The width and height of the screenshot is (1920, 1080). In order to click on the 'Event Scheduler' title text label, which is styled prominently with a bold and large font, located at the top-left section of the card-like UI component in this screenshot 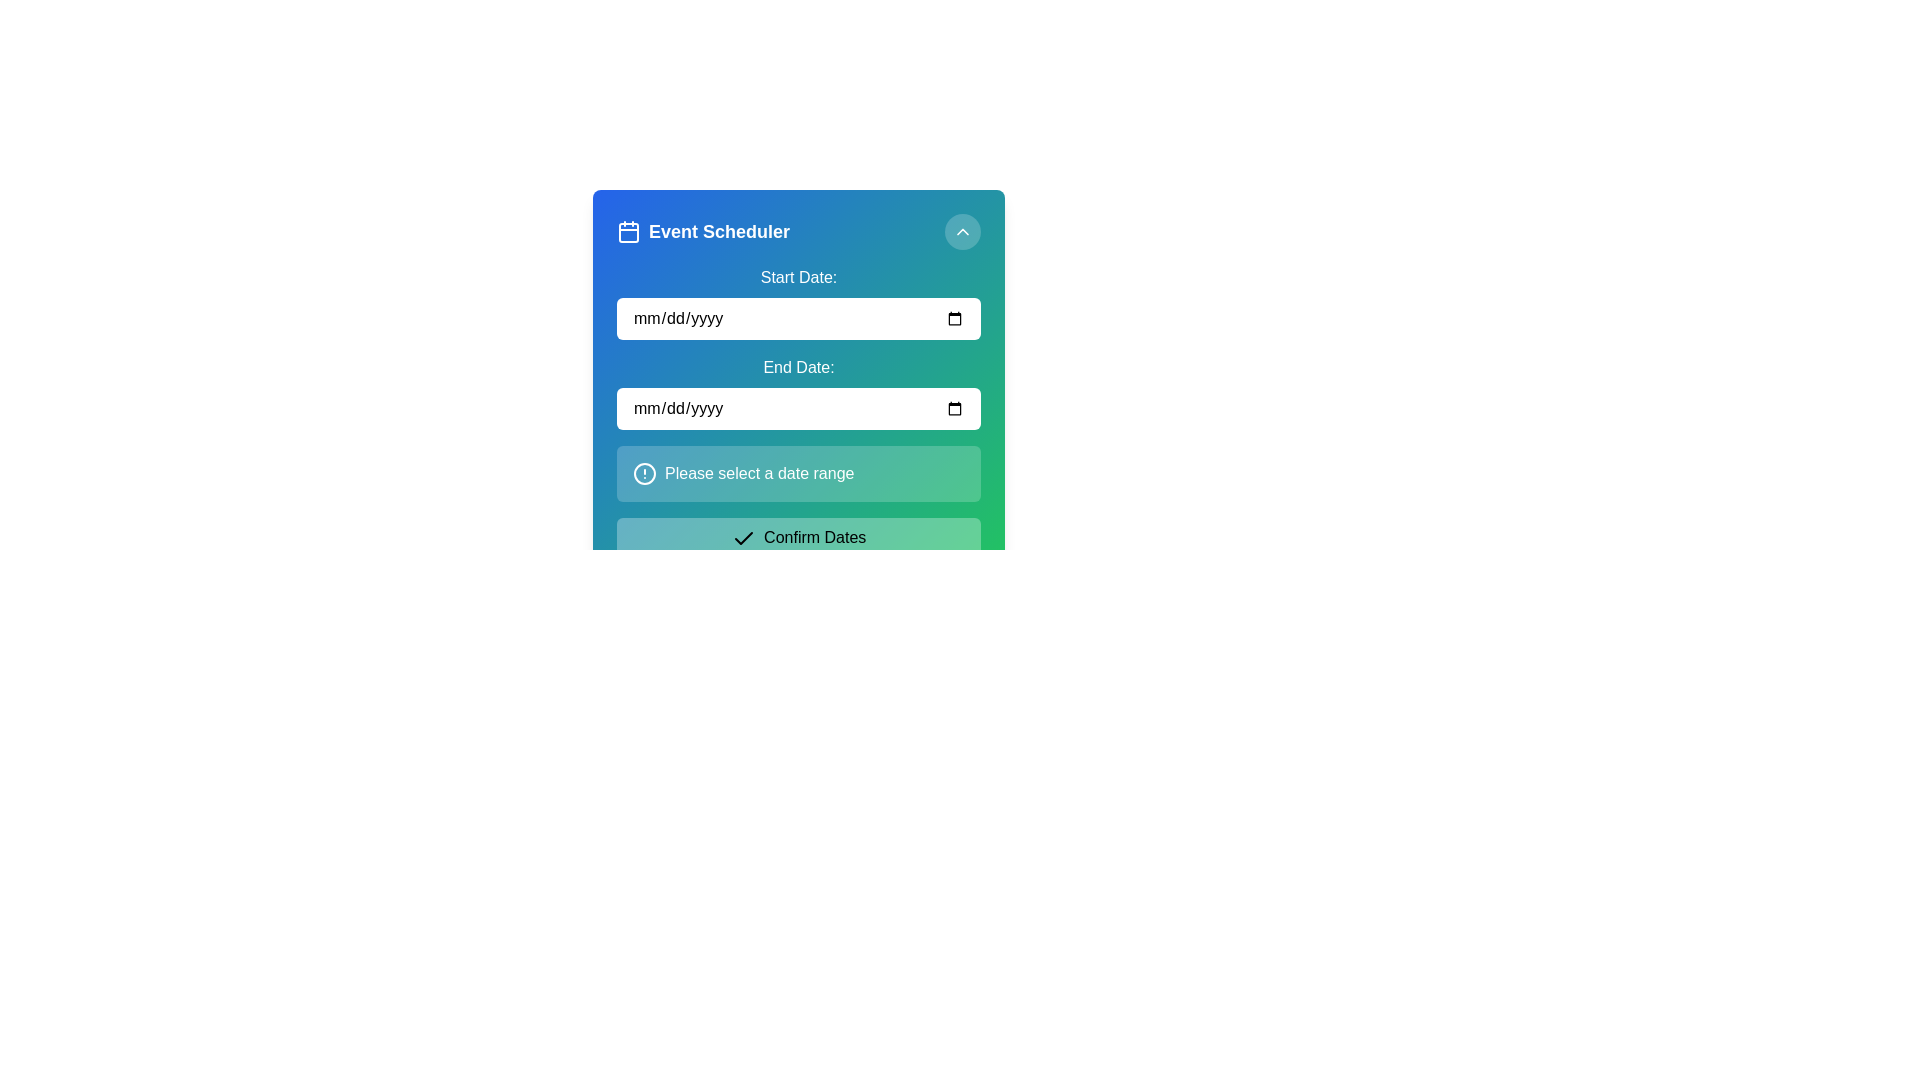, I will do `click(703, 230)`.